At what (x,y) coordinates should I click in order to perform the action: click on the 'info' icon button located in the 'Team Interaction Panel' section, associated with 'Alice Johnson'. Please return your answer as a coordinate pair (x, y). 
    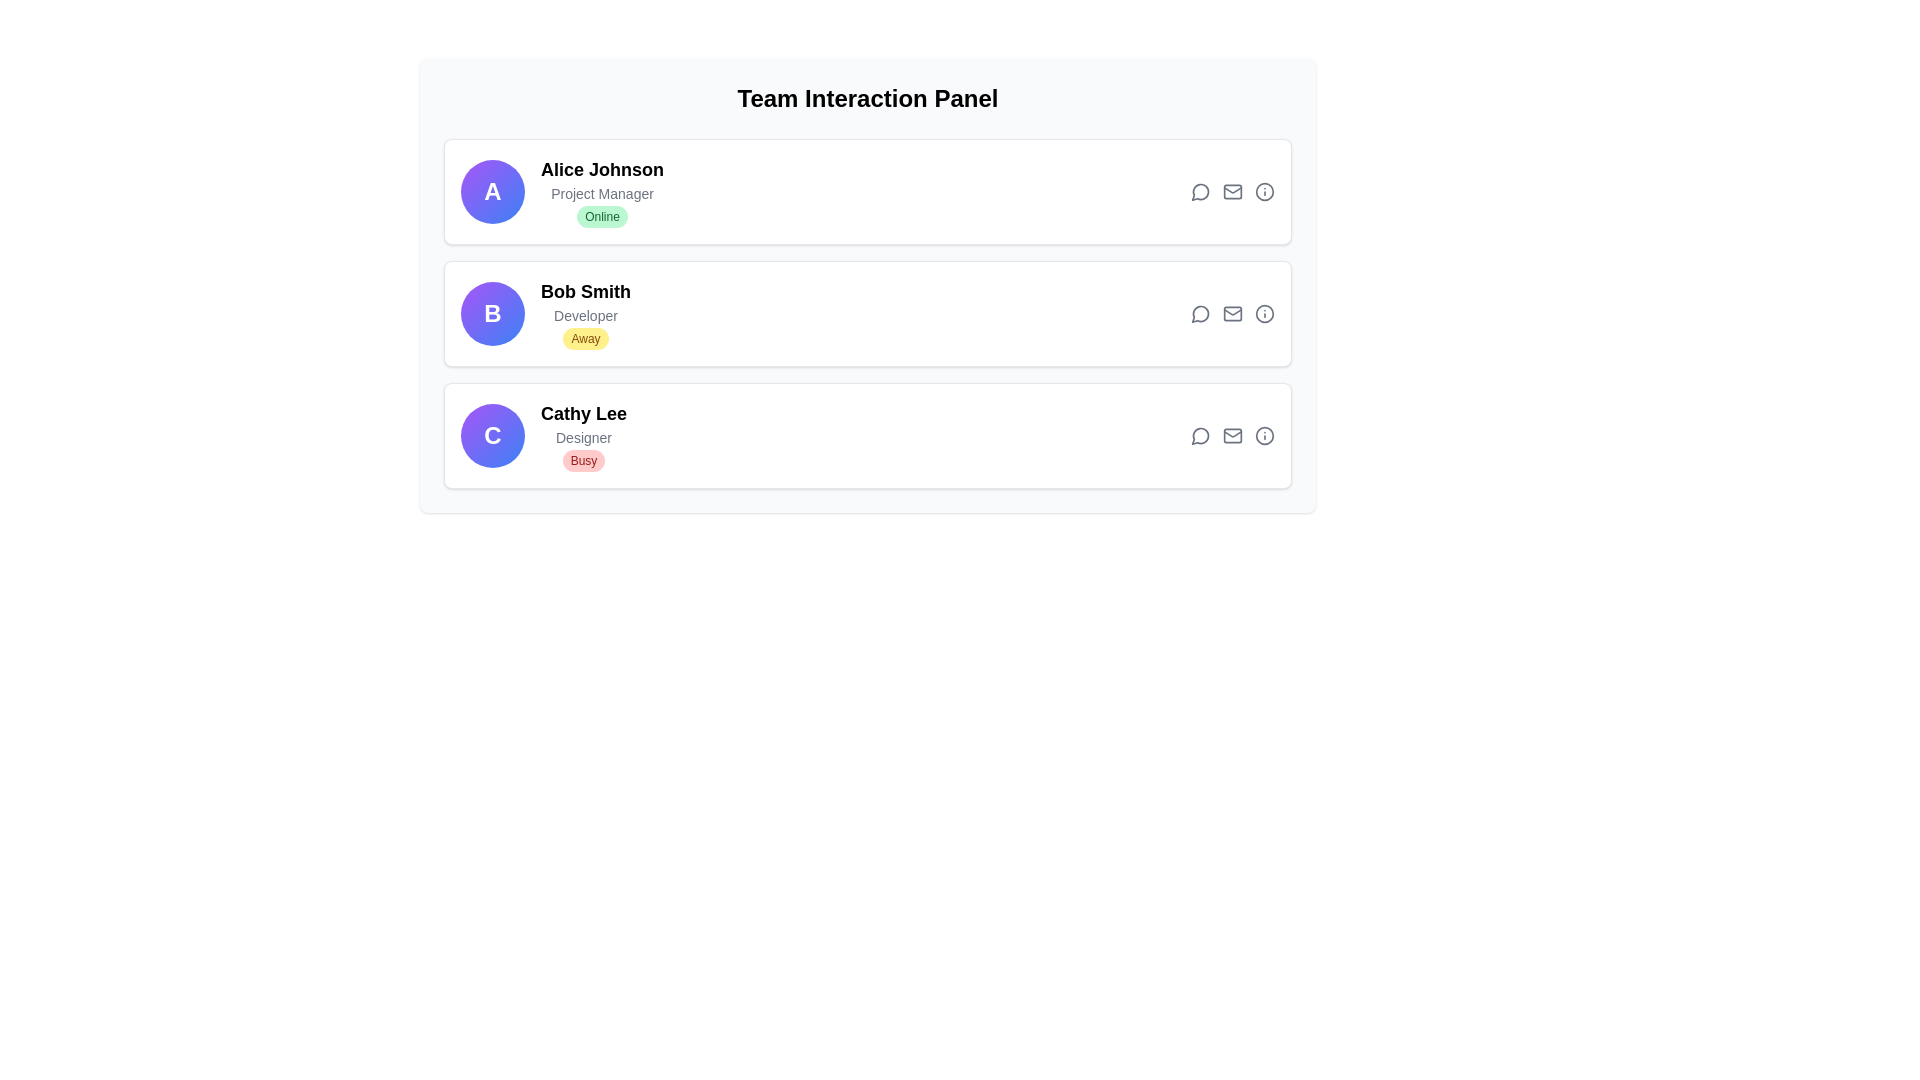
    Looking at the image, I should click on (1264, 192).